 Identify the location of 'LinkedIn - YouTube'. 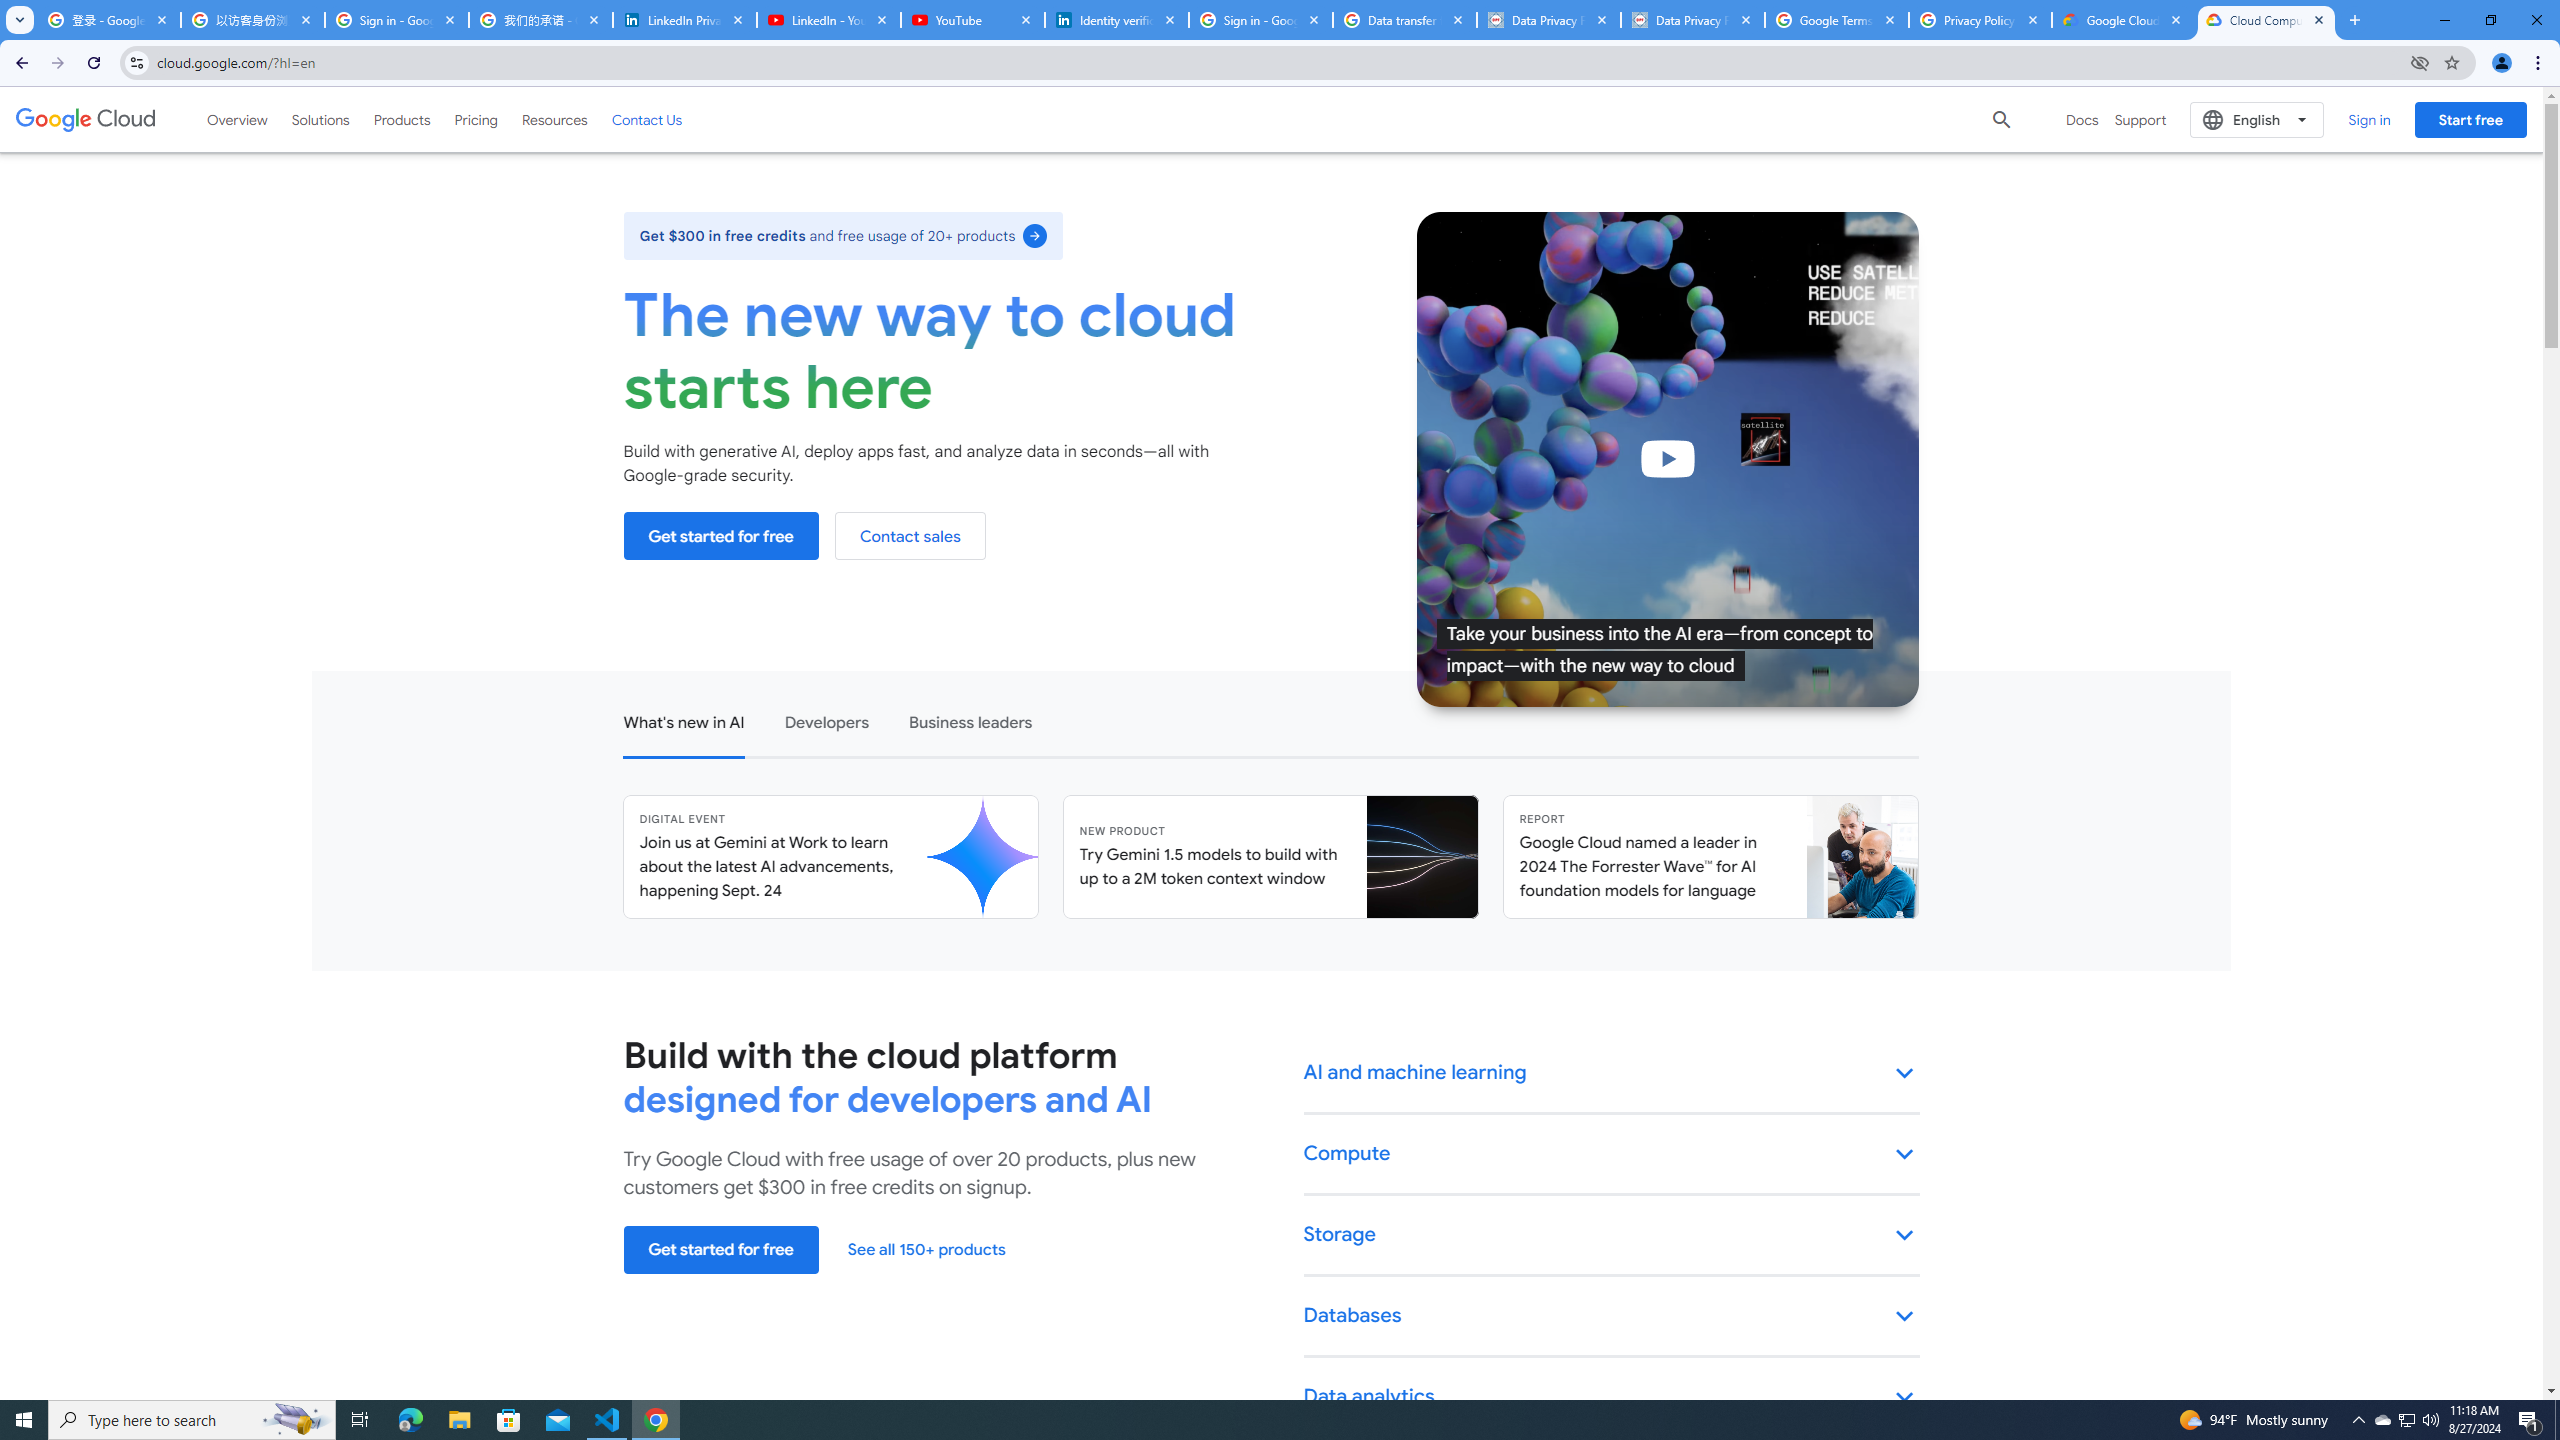
(827, 19).